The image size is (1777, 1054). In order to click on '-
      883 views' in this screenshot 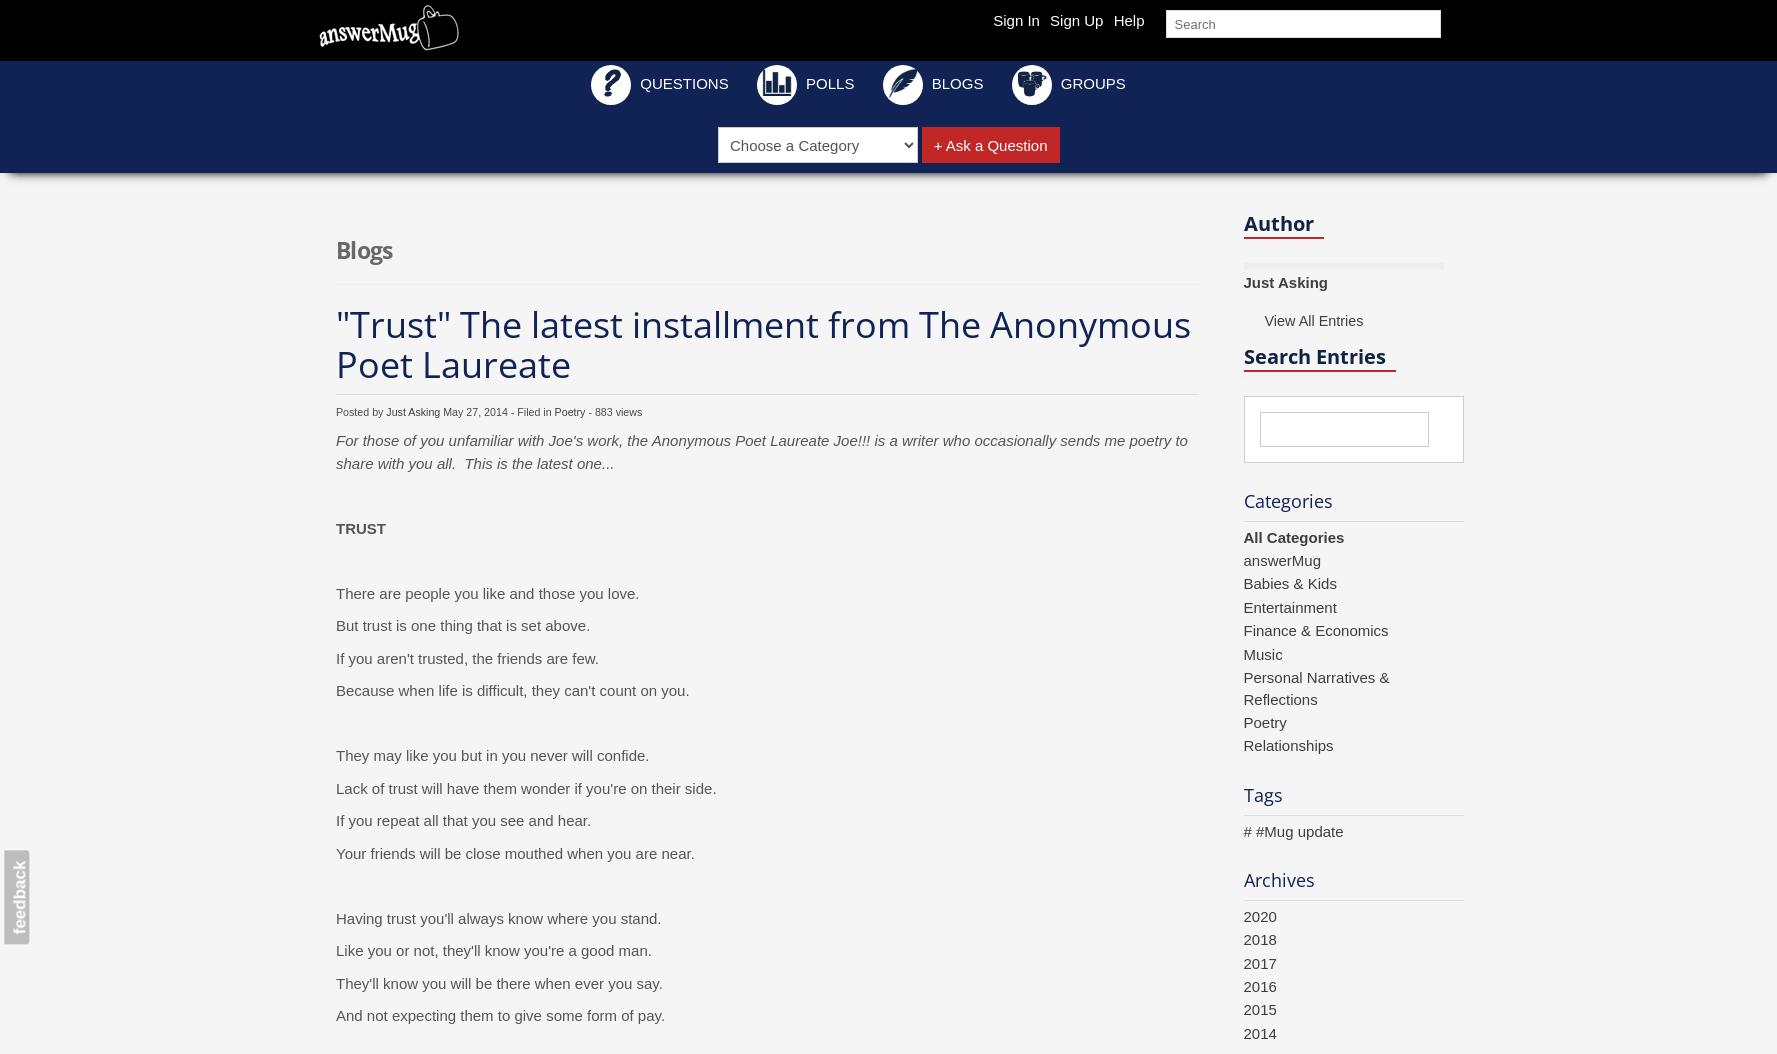, I will do `click(583, 411)`.